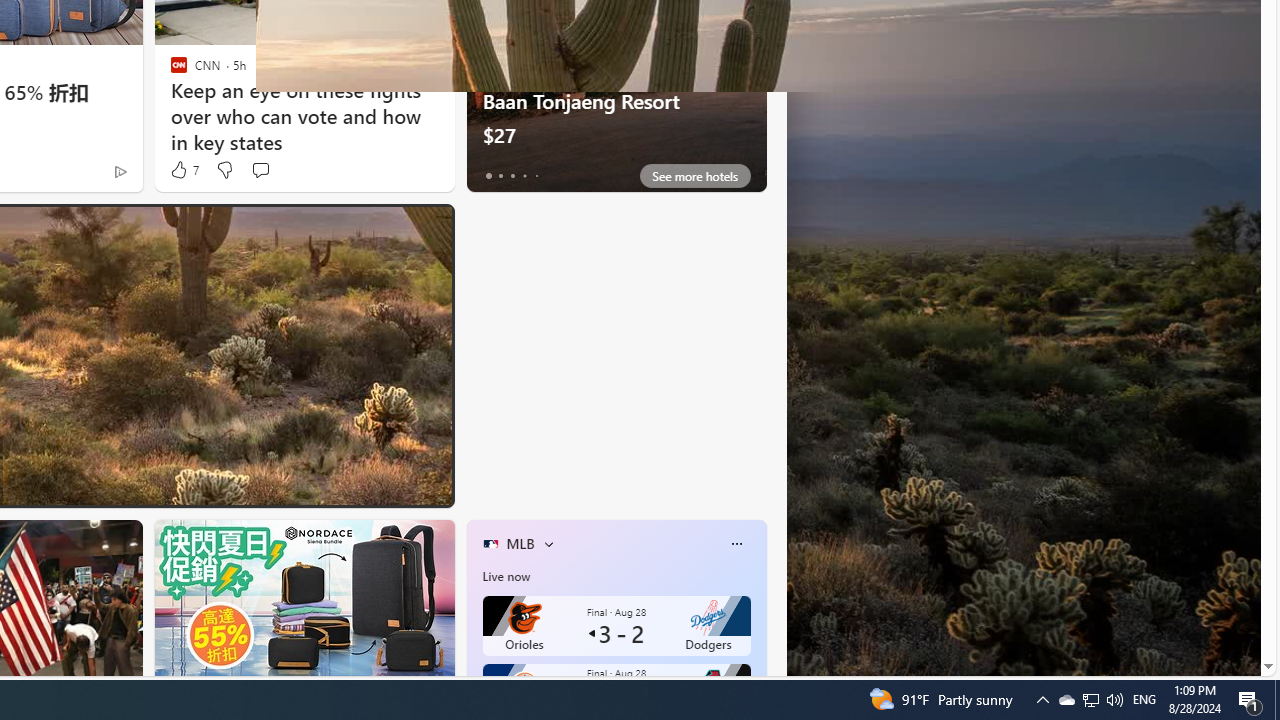 This screenshot has width=1280, height=720. What do you see at coordinates (259, 169) in the screenshot?
I see `'Start the conversation'` at bounding box center [259, 169].